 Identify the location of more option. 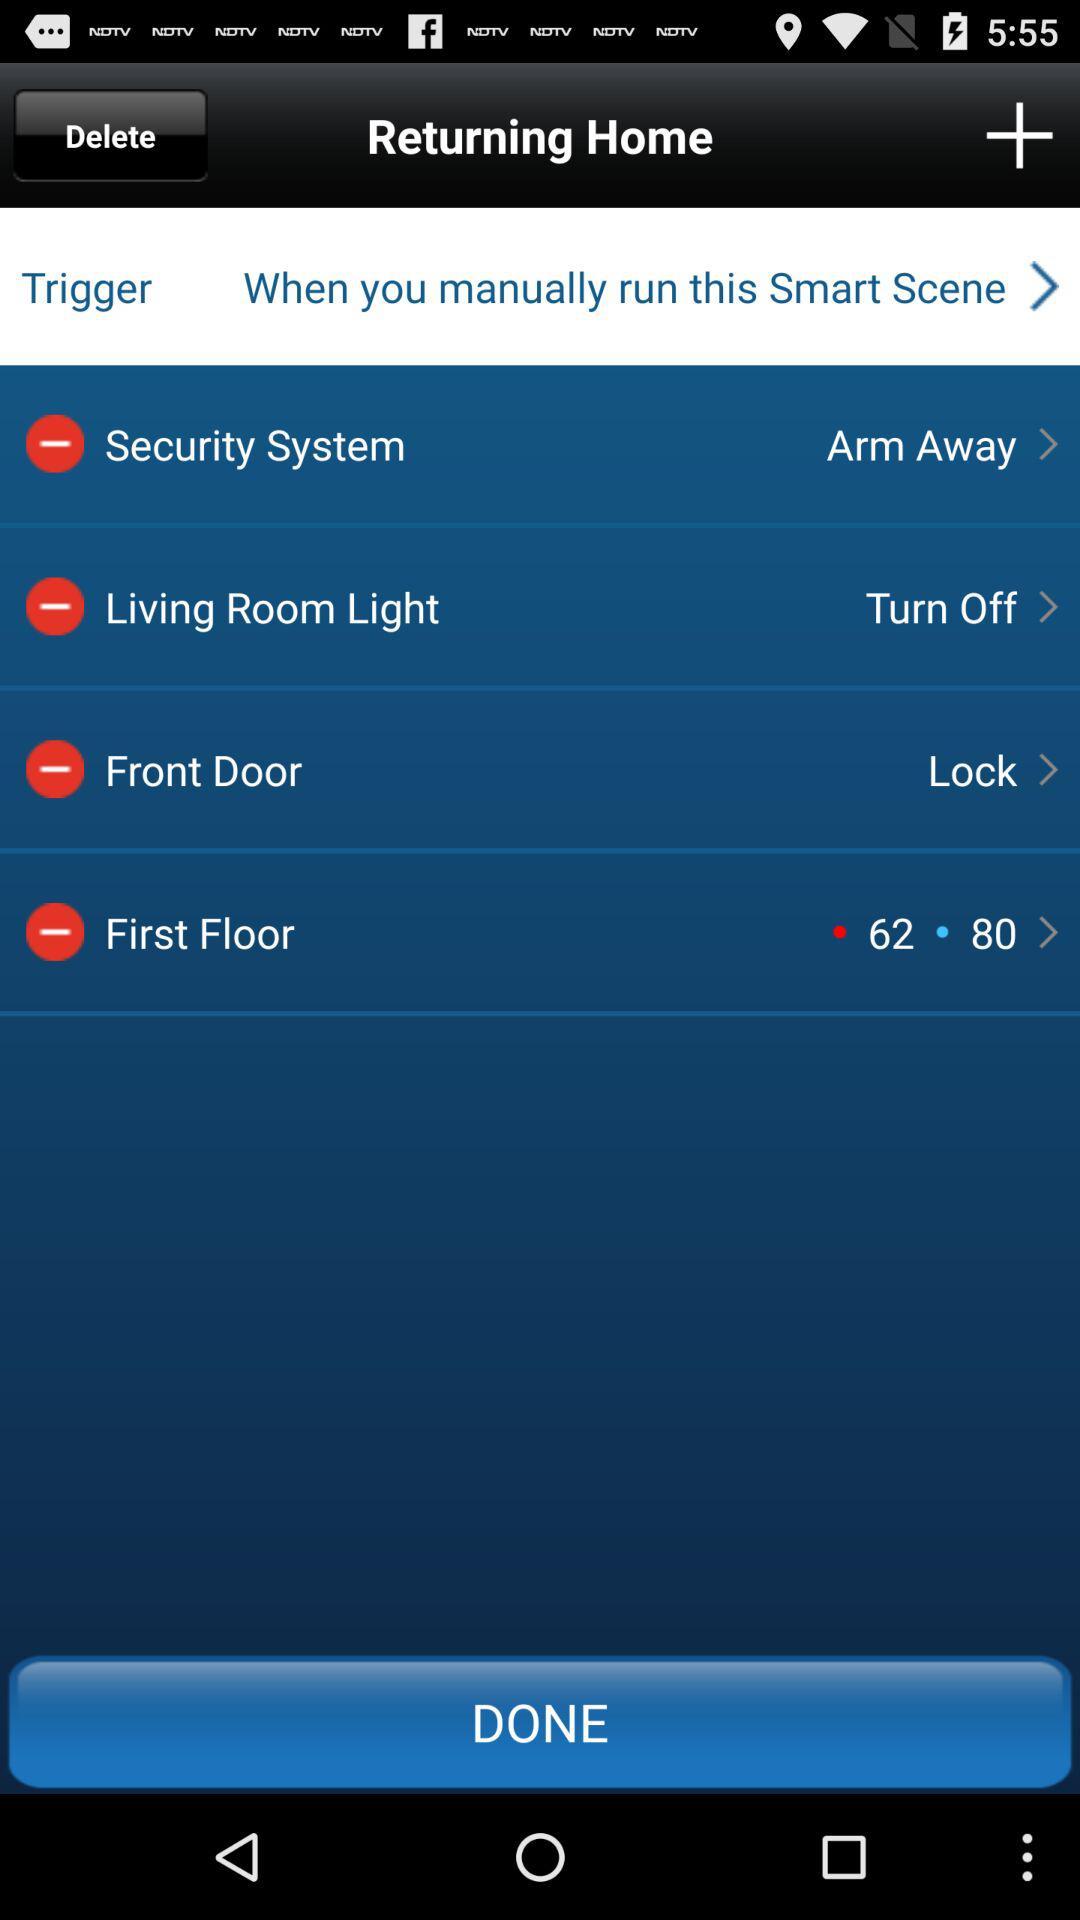
(1019, 134).